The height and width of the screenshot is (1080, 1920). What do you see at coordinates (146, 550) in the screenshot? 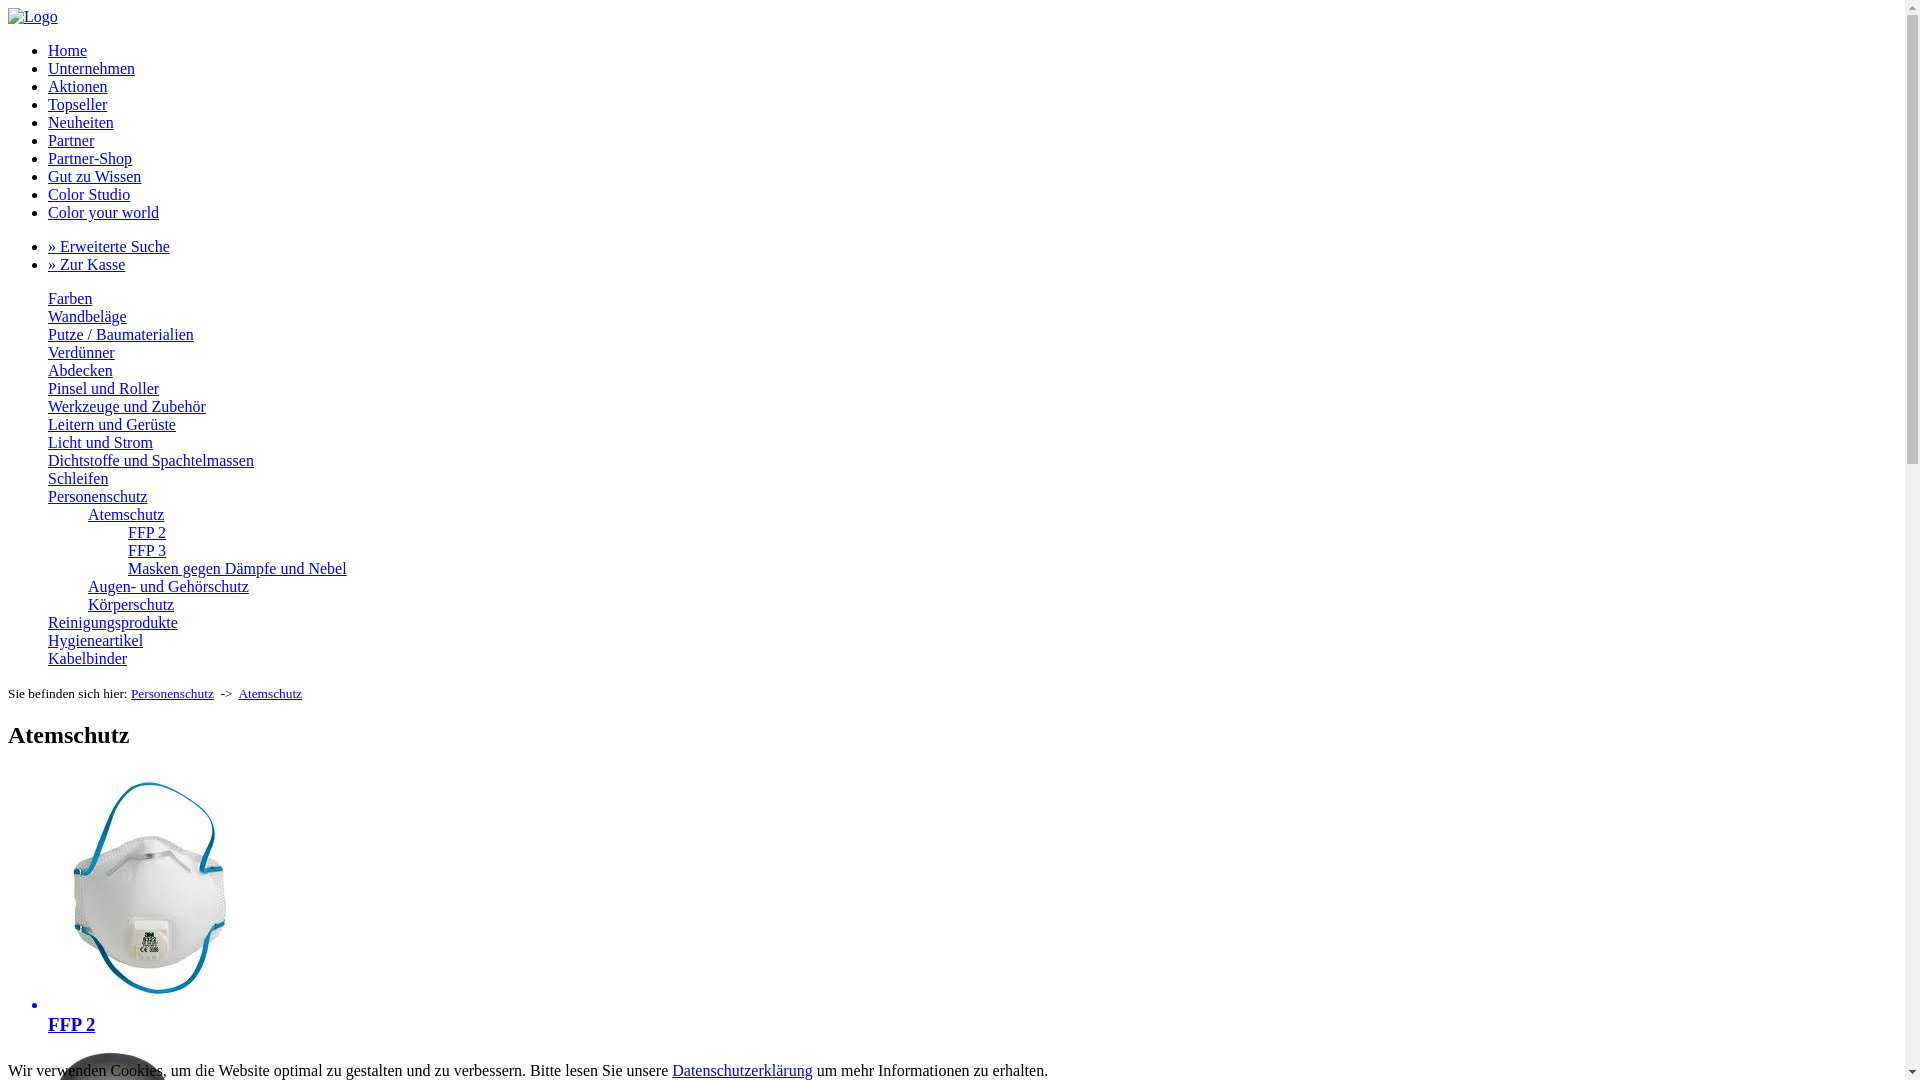
I see `'FFP 3'` at bounding box center [146, 550].